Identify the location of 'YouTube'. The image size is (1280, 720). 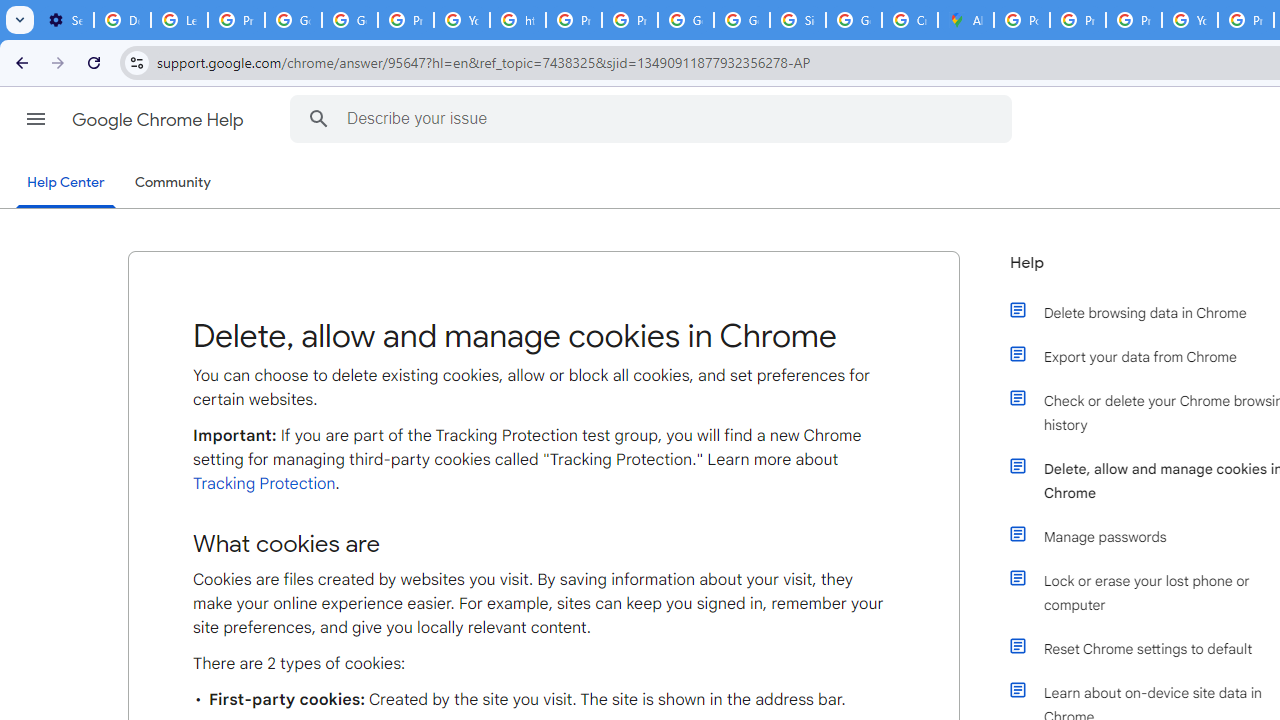
(1190, 20).